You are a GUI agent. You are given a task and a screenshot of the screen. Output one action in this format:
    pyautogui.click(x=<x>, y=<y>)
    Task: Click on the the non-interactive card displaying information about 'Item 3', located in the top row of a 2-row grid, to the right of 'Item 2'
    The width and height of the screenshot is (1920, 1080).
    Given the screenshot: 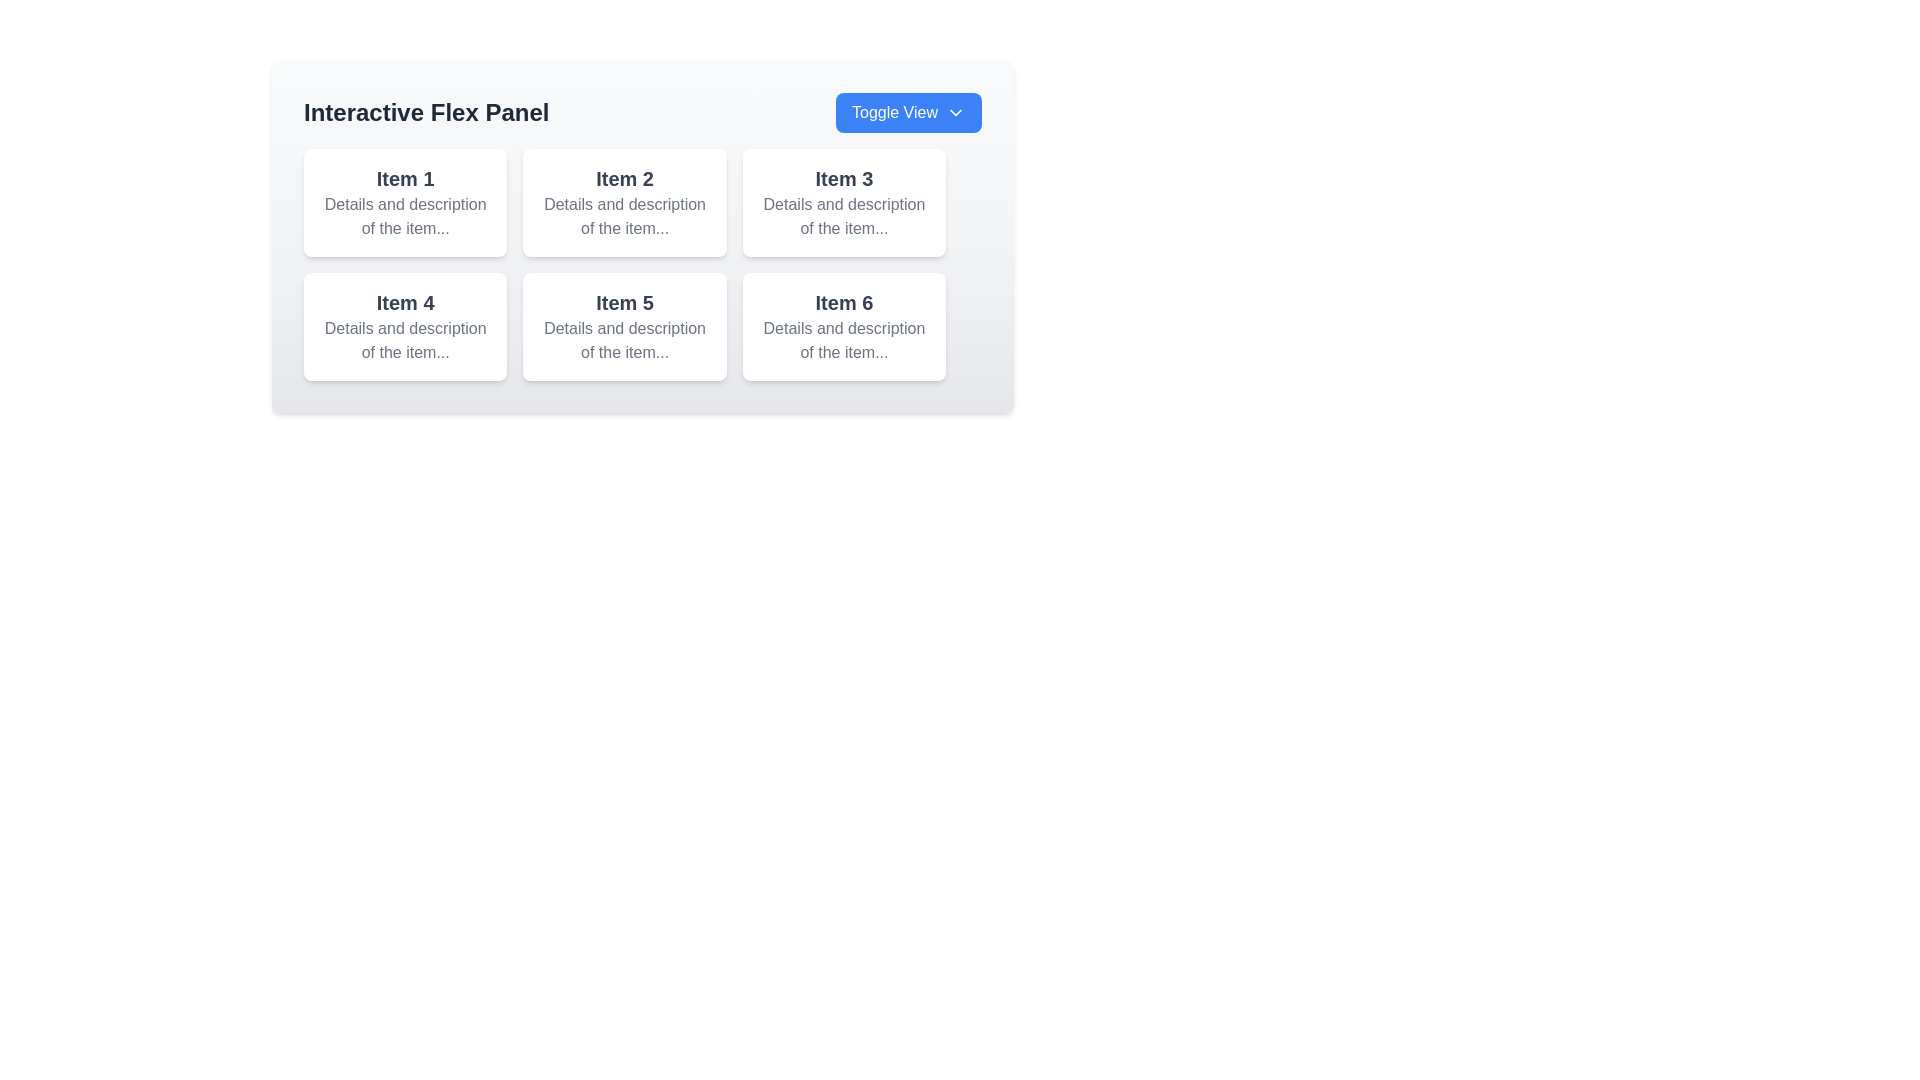 What is the action you would take?
    pyautogui.click(x=844, y=203)
    